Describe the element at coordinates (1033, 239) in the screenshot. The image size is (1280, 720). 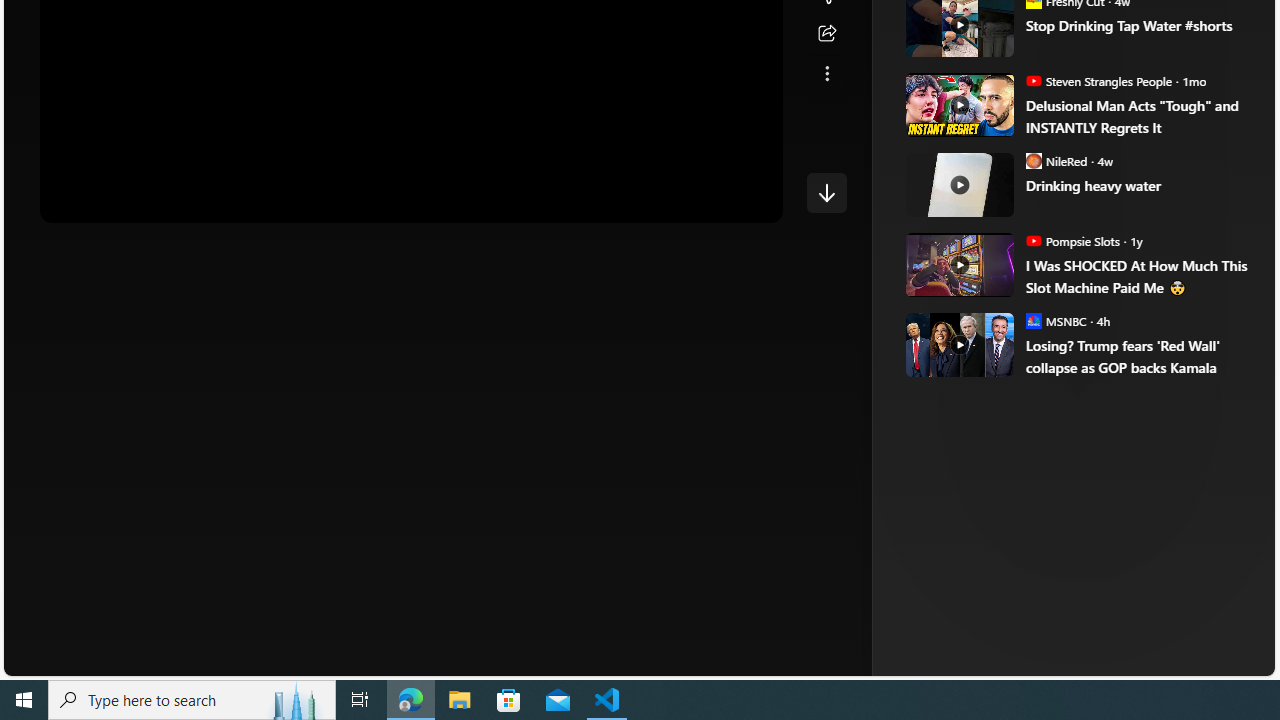
I see `'Pompsie Slots'` at that location.